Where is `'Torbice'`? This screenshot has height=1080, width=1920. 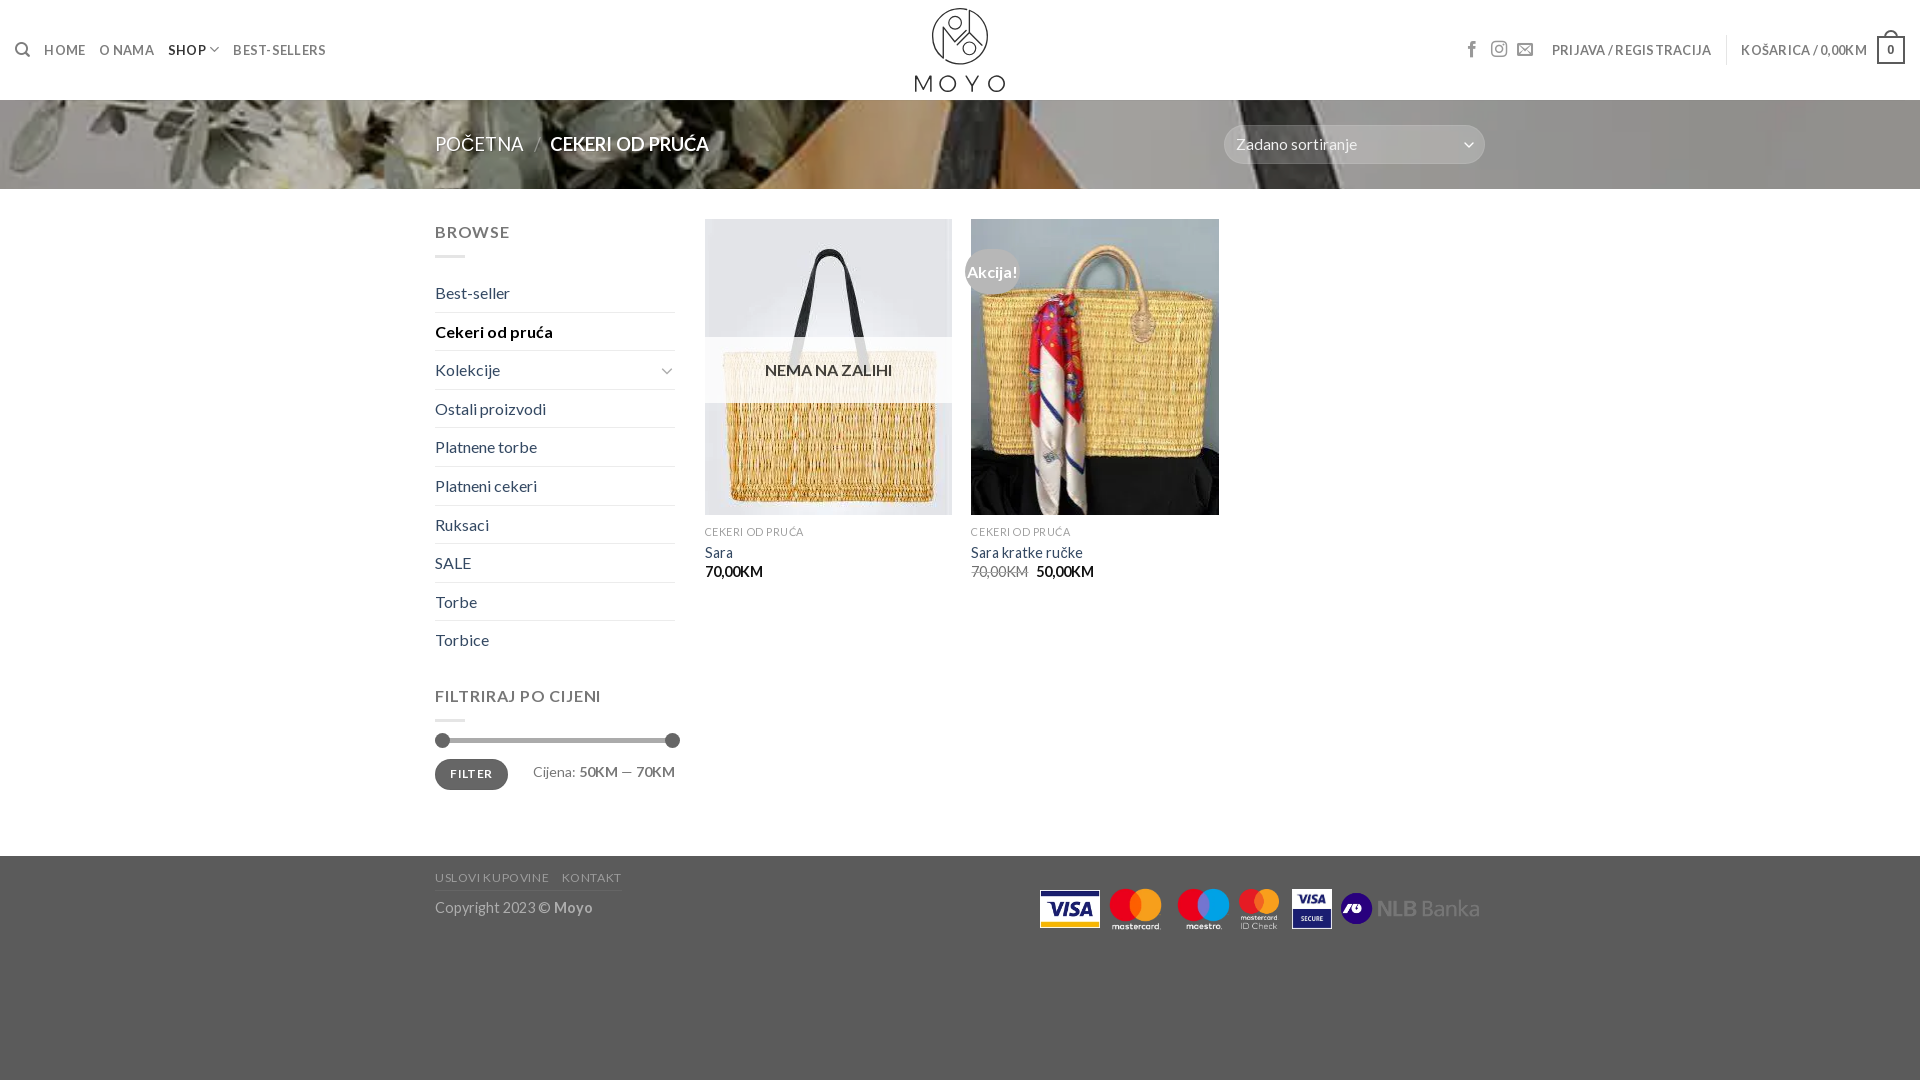
'Torbice' is located at coordinates (555, 640).